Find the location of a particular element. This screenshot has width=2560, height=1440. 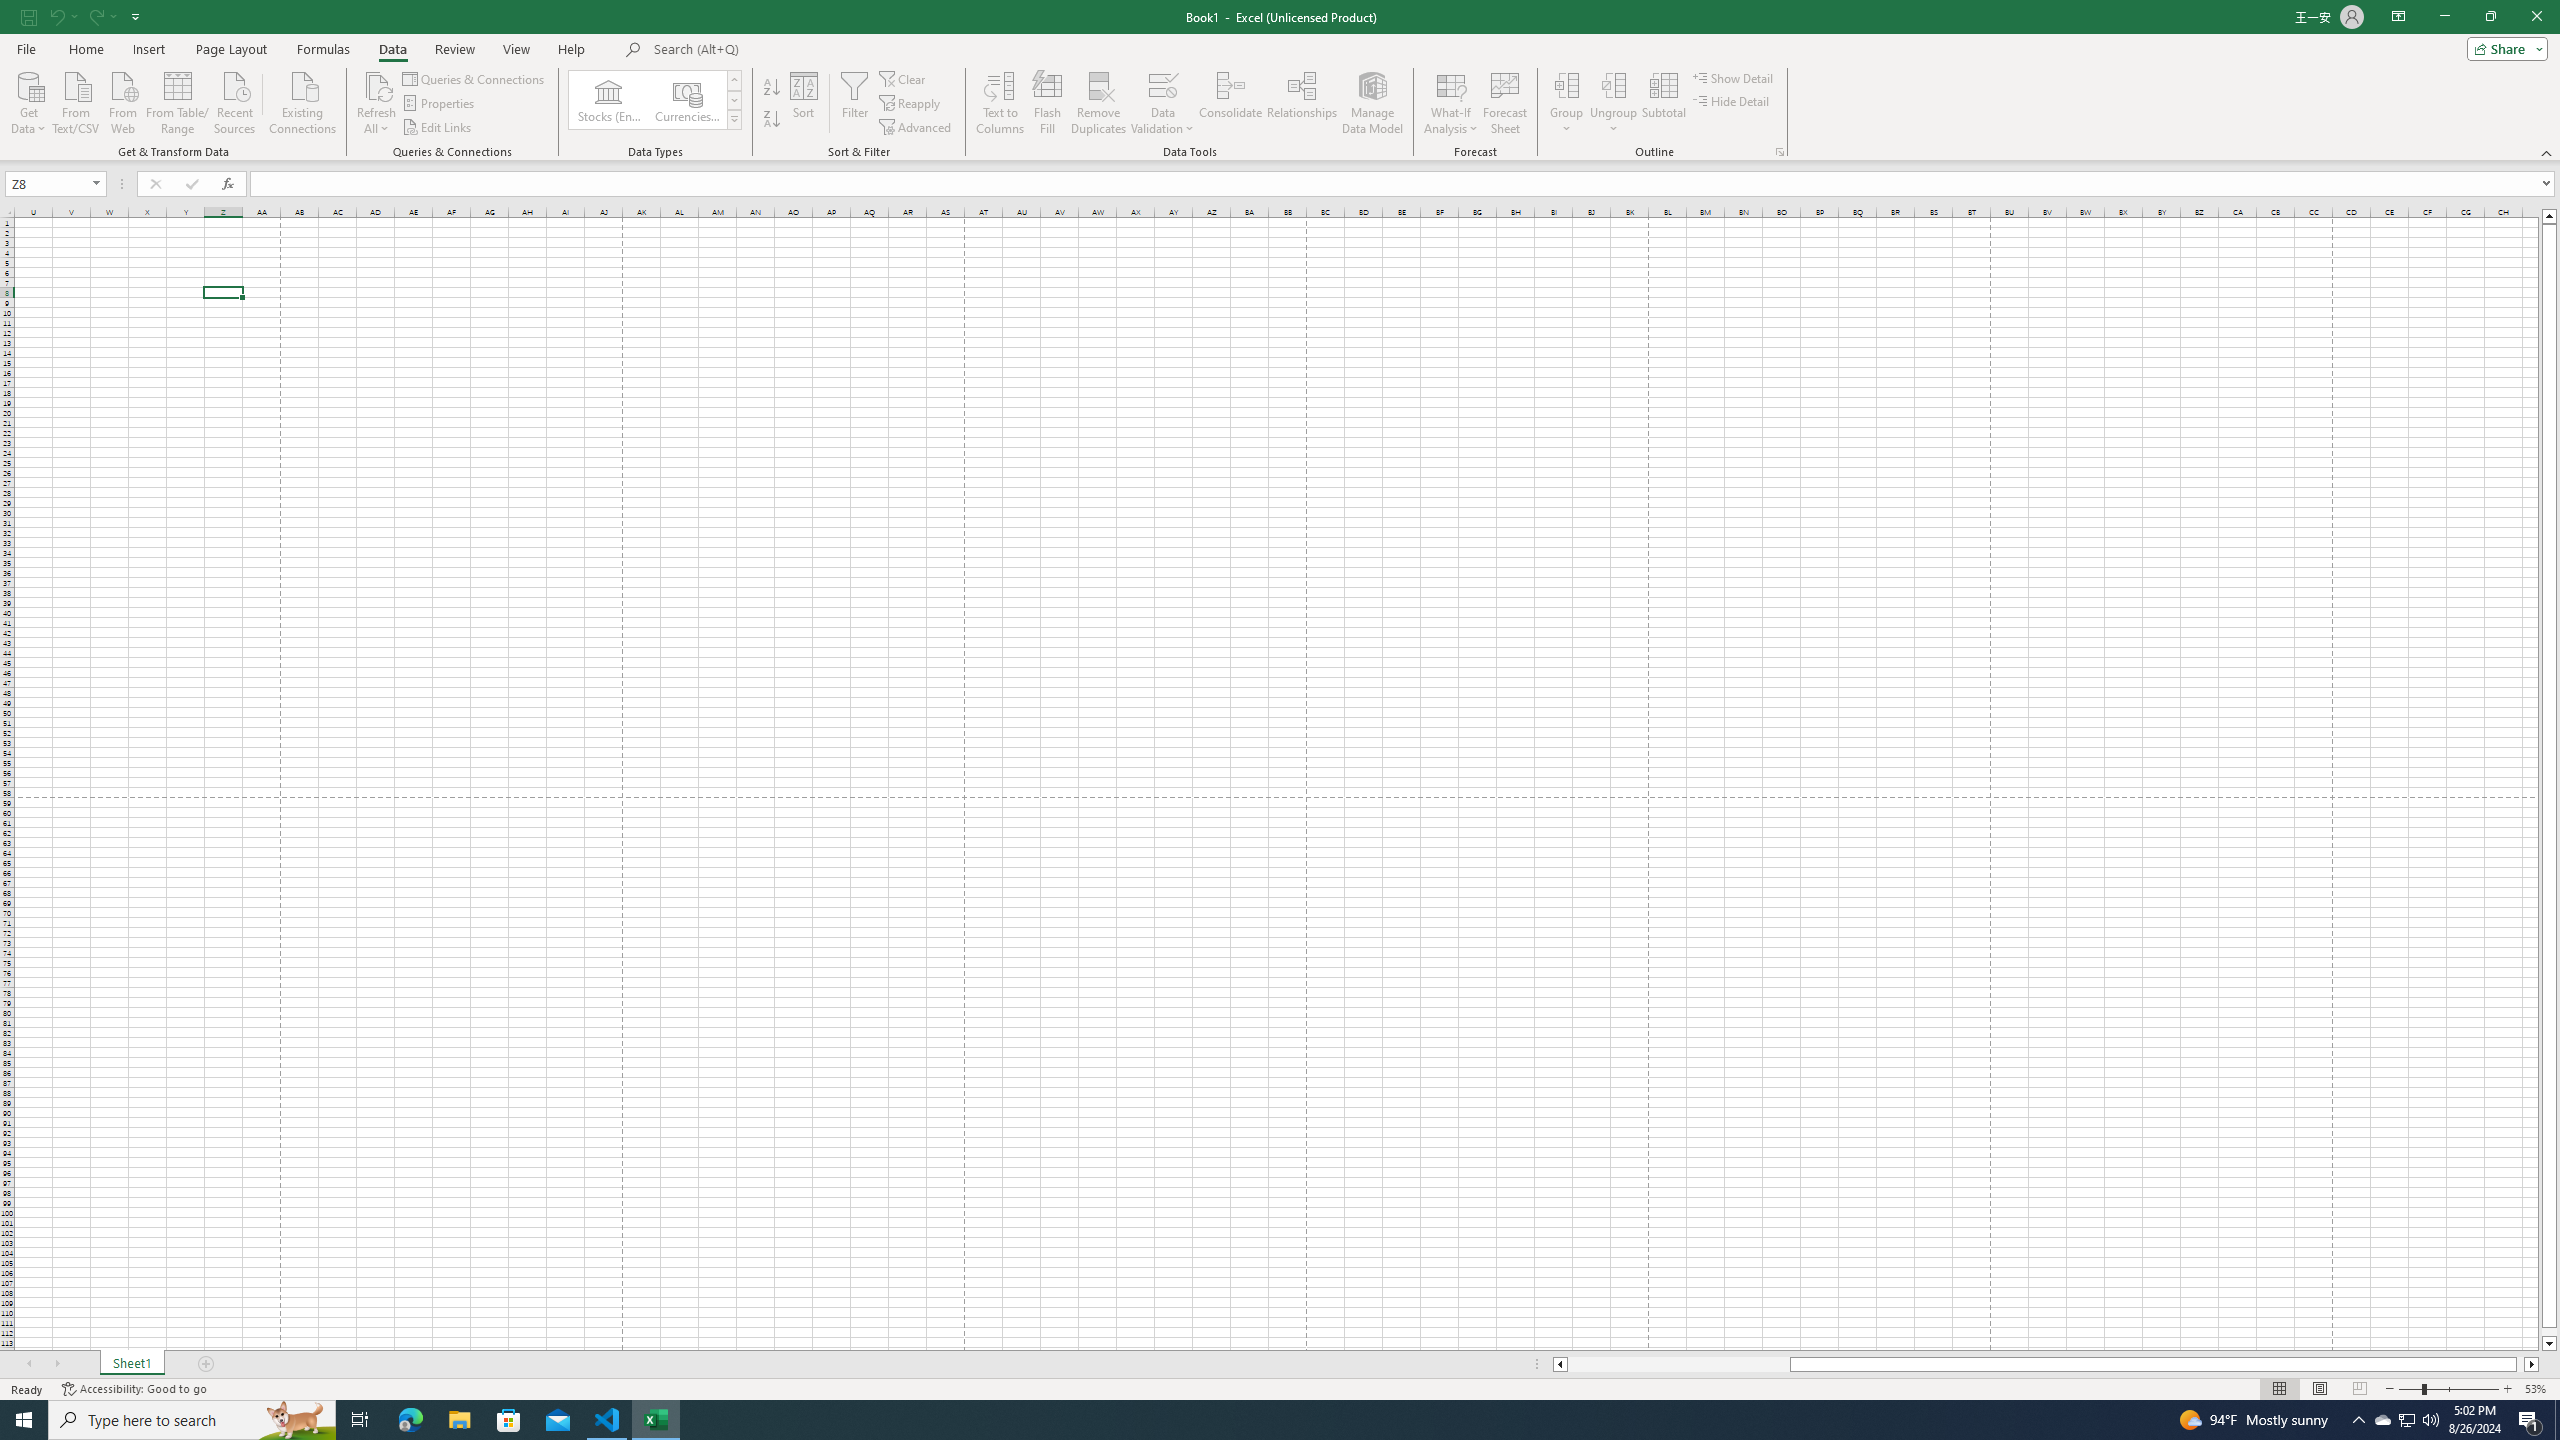

'Page down' is located at coordinates (2548, 1332).